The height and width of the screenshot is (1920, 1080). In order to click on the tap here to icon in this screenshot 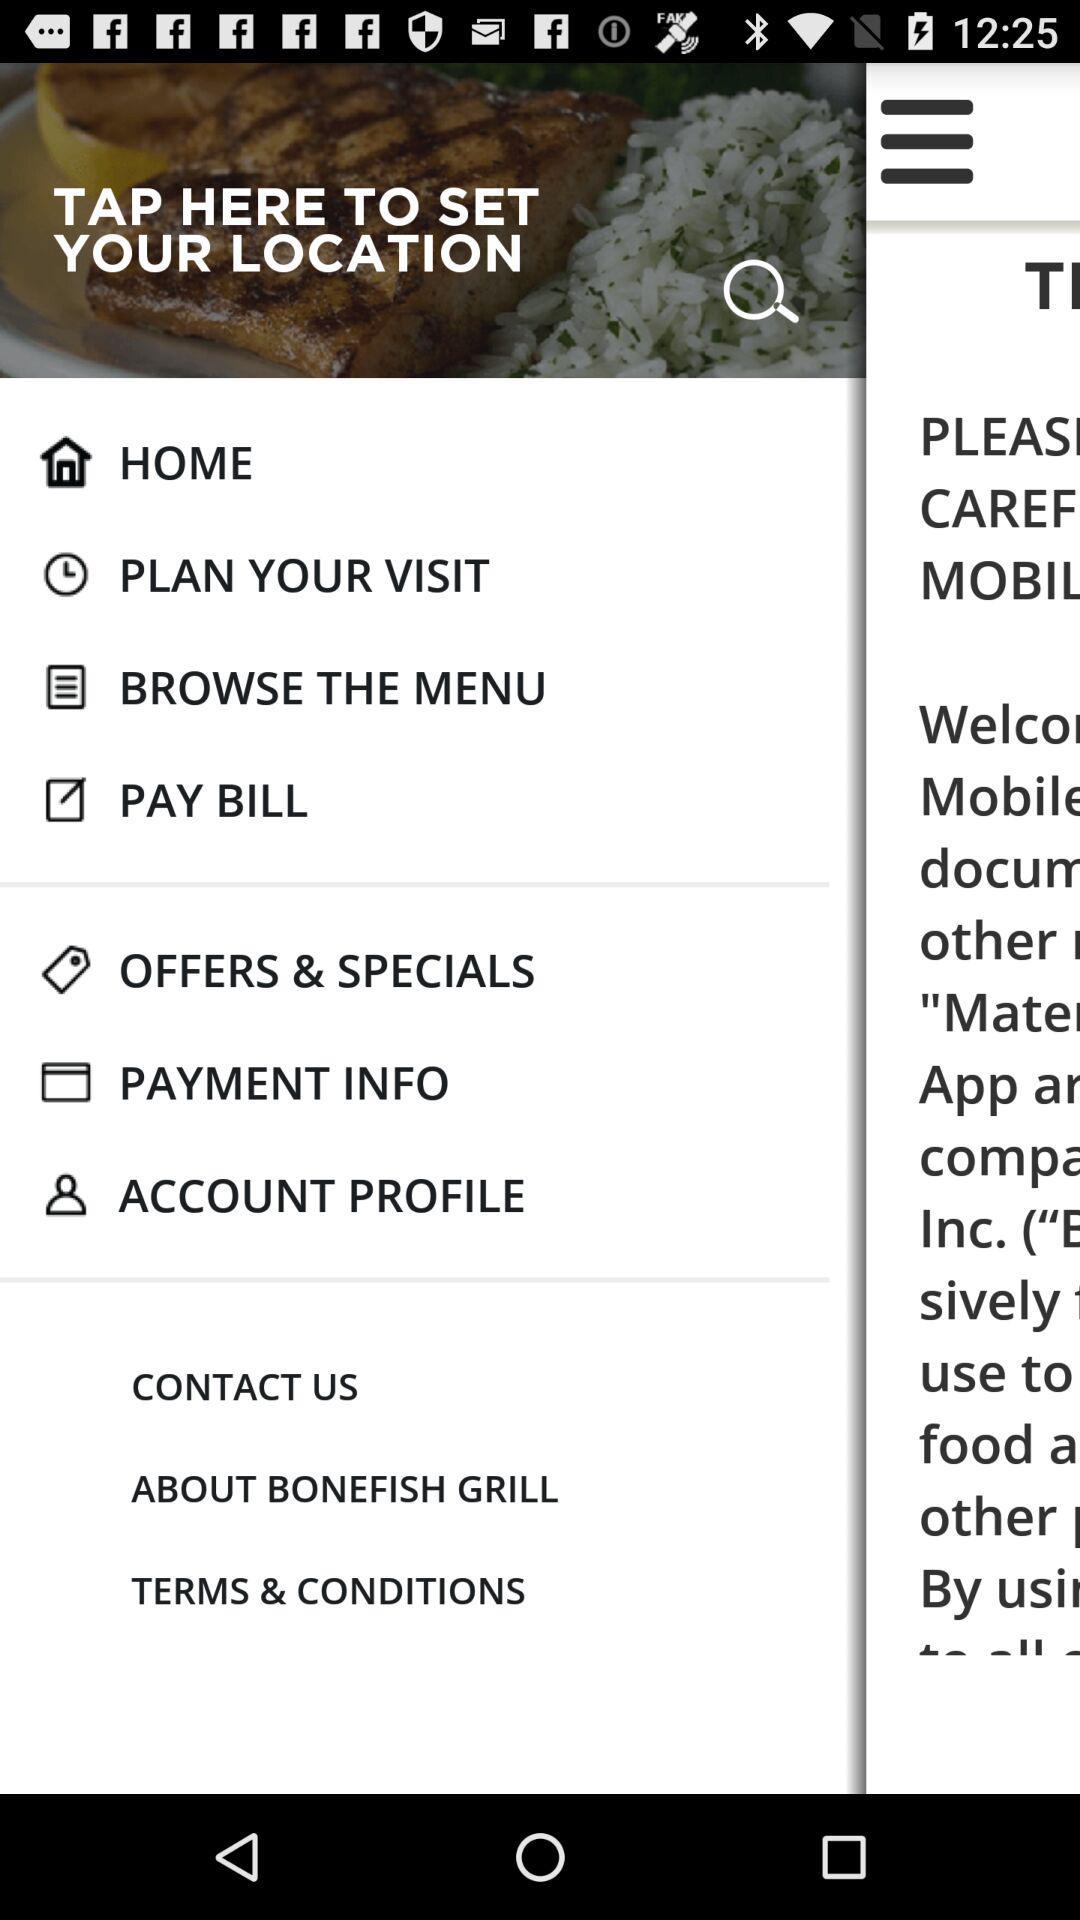, I will do `click(312, 228)`.